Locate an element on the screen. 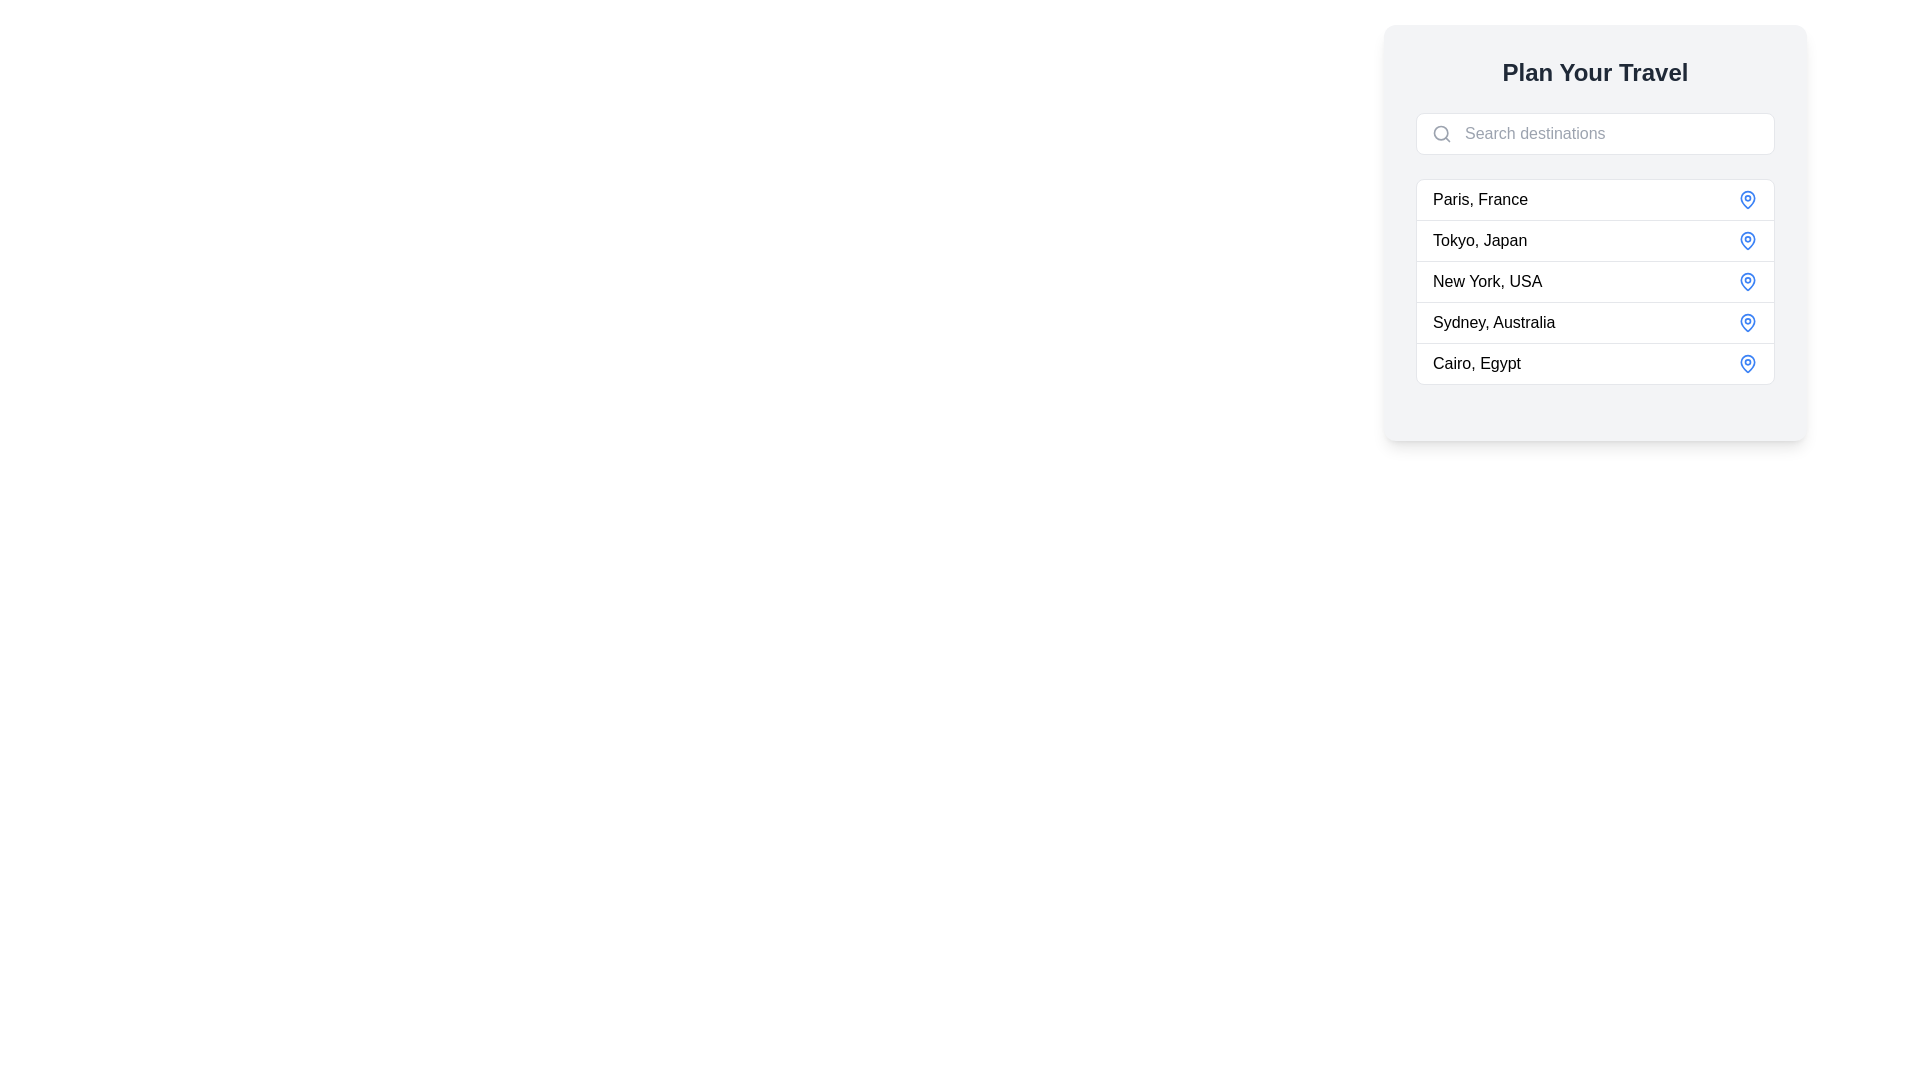  the fourth list item representing the selectable option for the destination 'Sydney, Australia' within the 'Plan Your Travel' card is located at coordinates (1594, 321).